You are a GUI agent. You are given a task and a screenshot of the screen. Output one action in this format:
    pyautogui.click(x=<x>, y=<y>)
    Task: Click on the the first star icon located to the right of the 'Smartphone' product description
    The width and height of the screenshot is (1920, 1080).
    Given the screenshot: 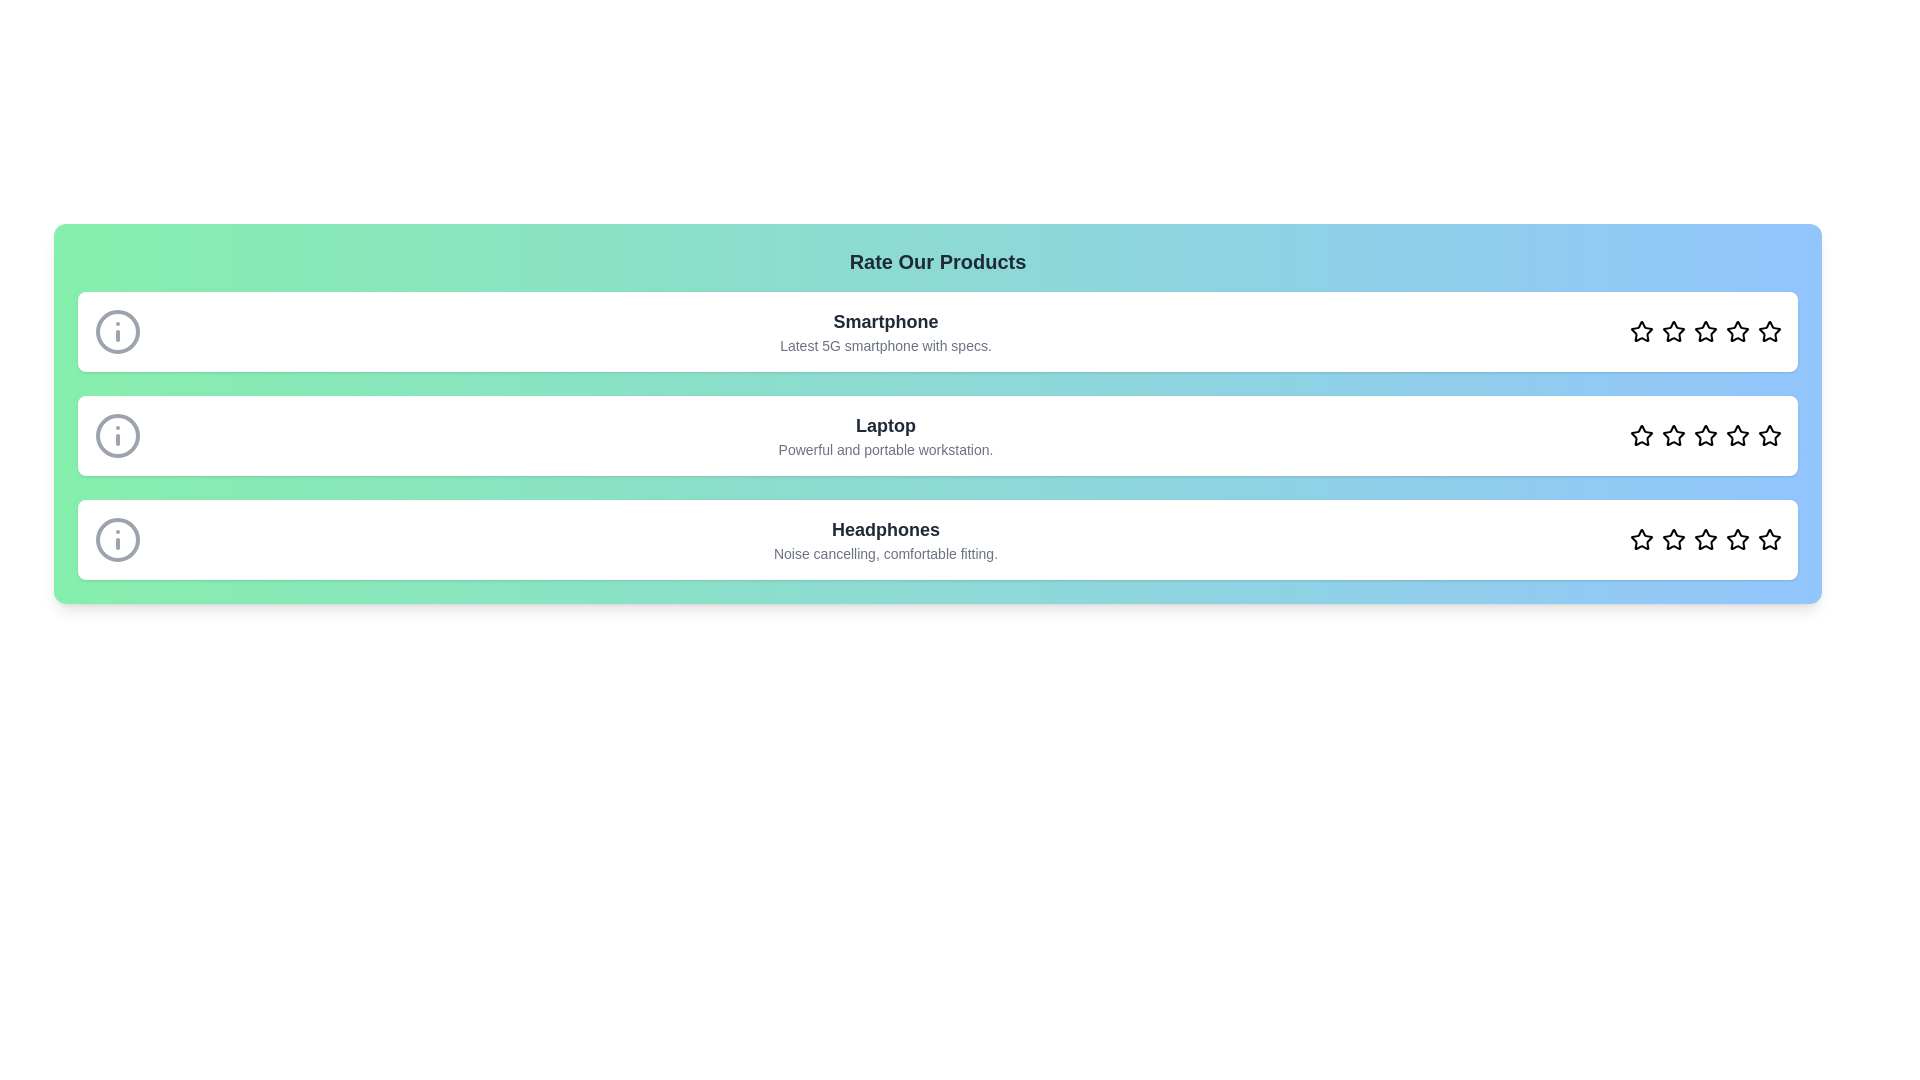 What is the action you would take?
    pyautogui.click(x=1641, y=330)
    